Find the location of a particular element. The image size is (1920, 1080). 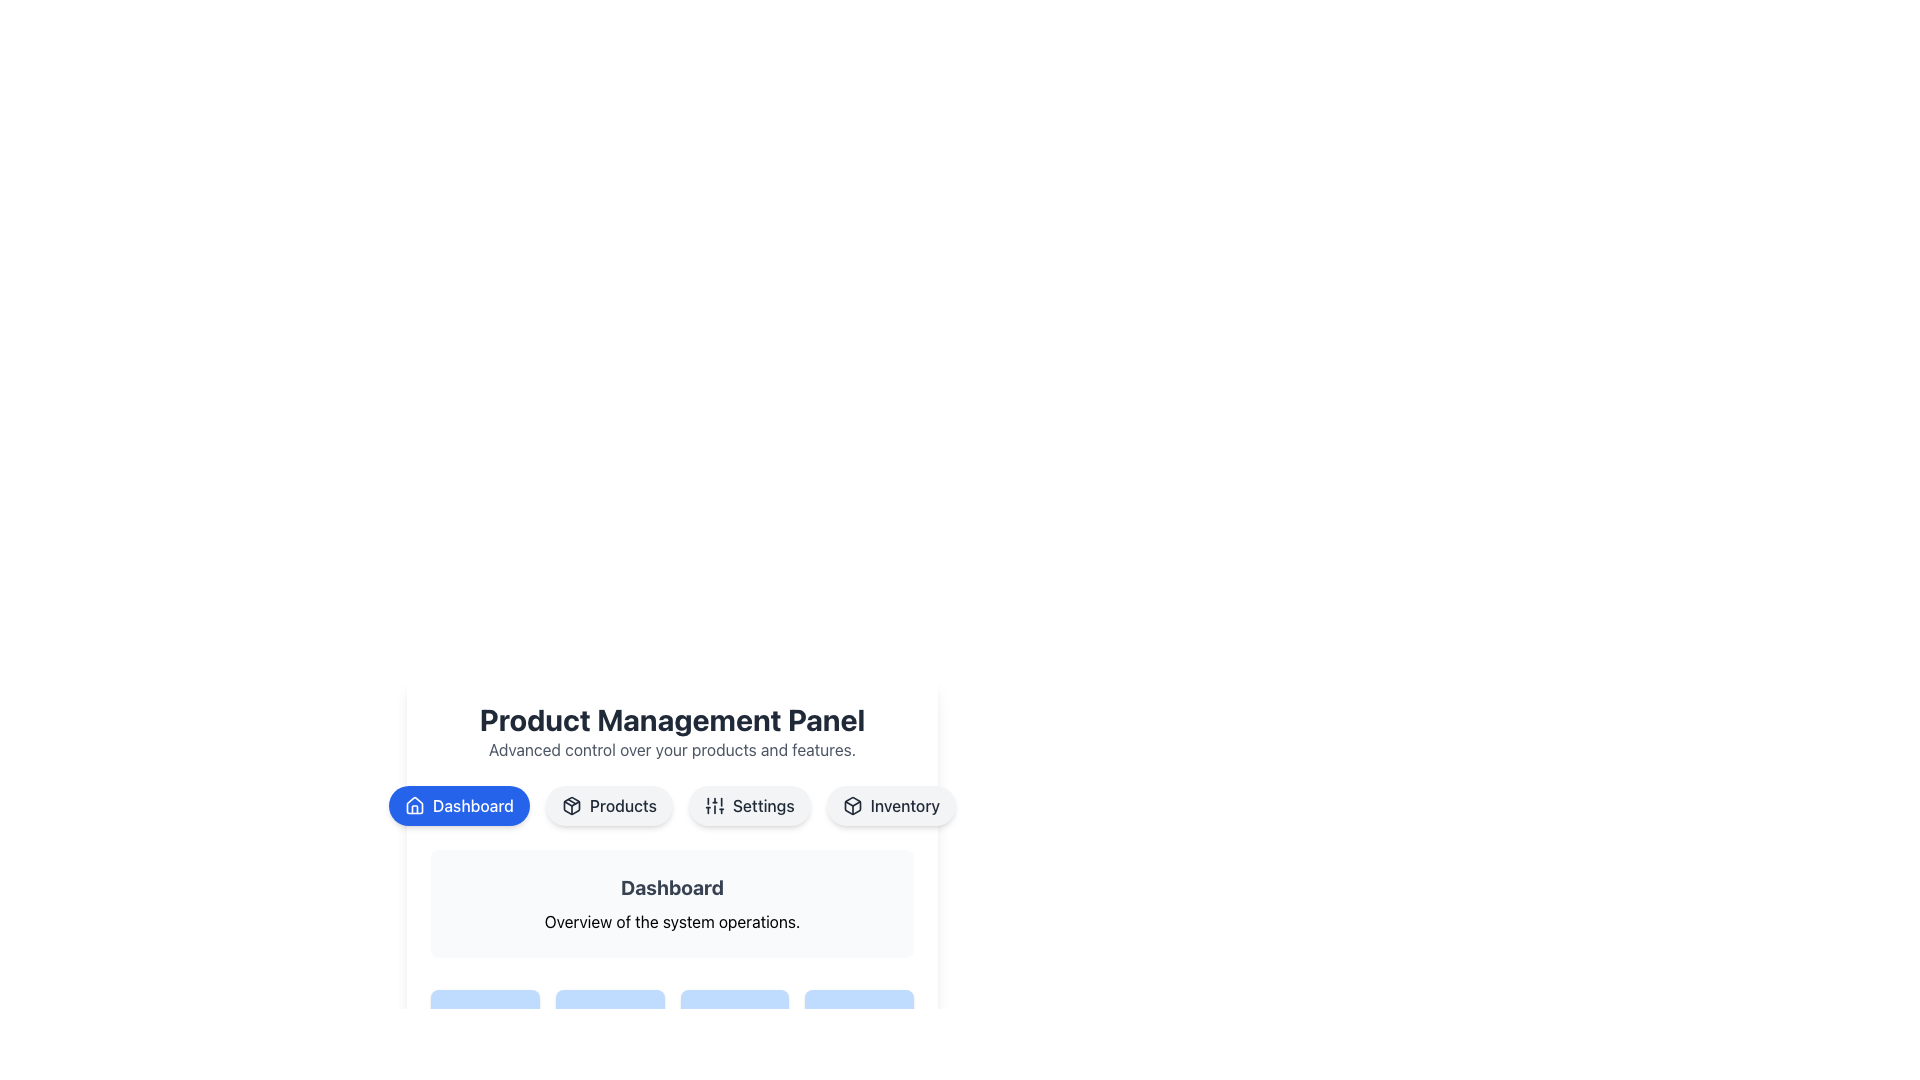

the text heading 'Product Management Panel', which is styled in bold and larger font at the top of a section is located at coordinates (672, 720).